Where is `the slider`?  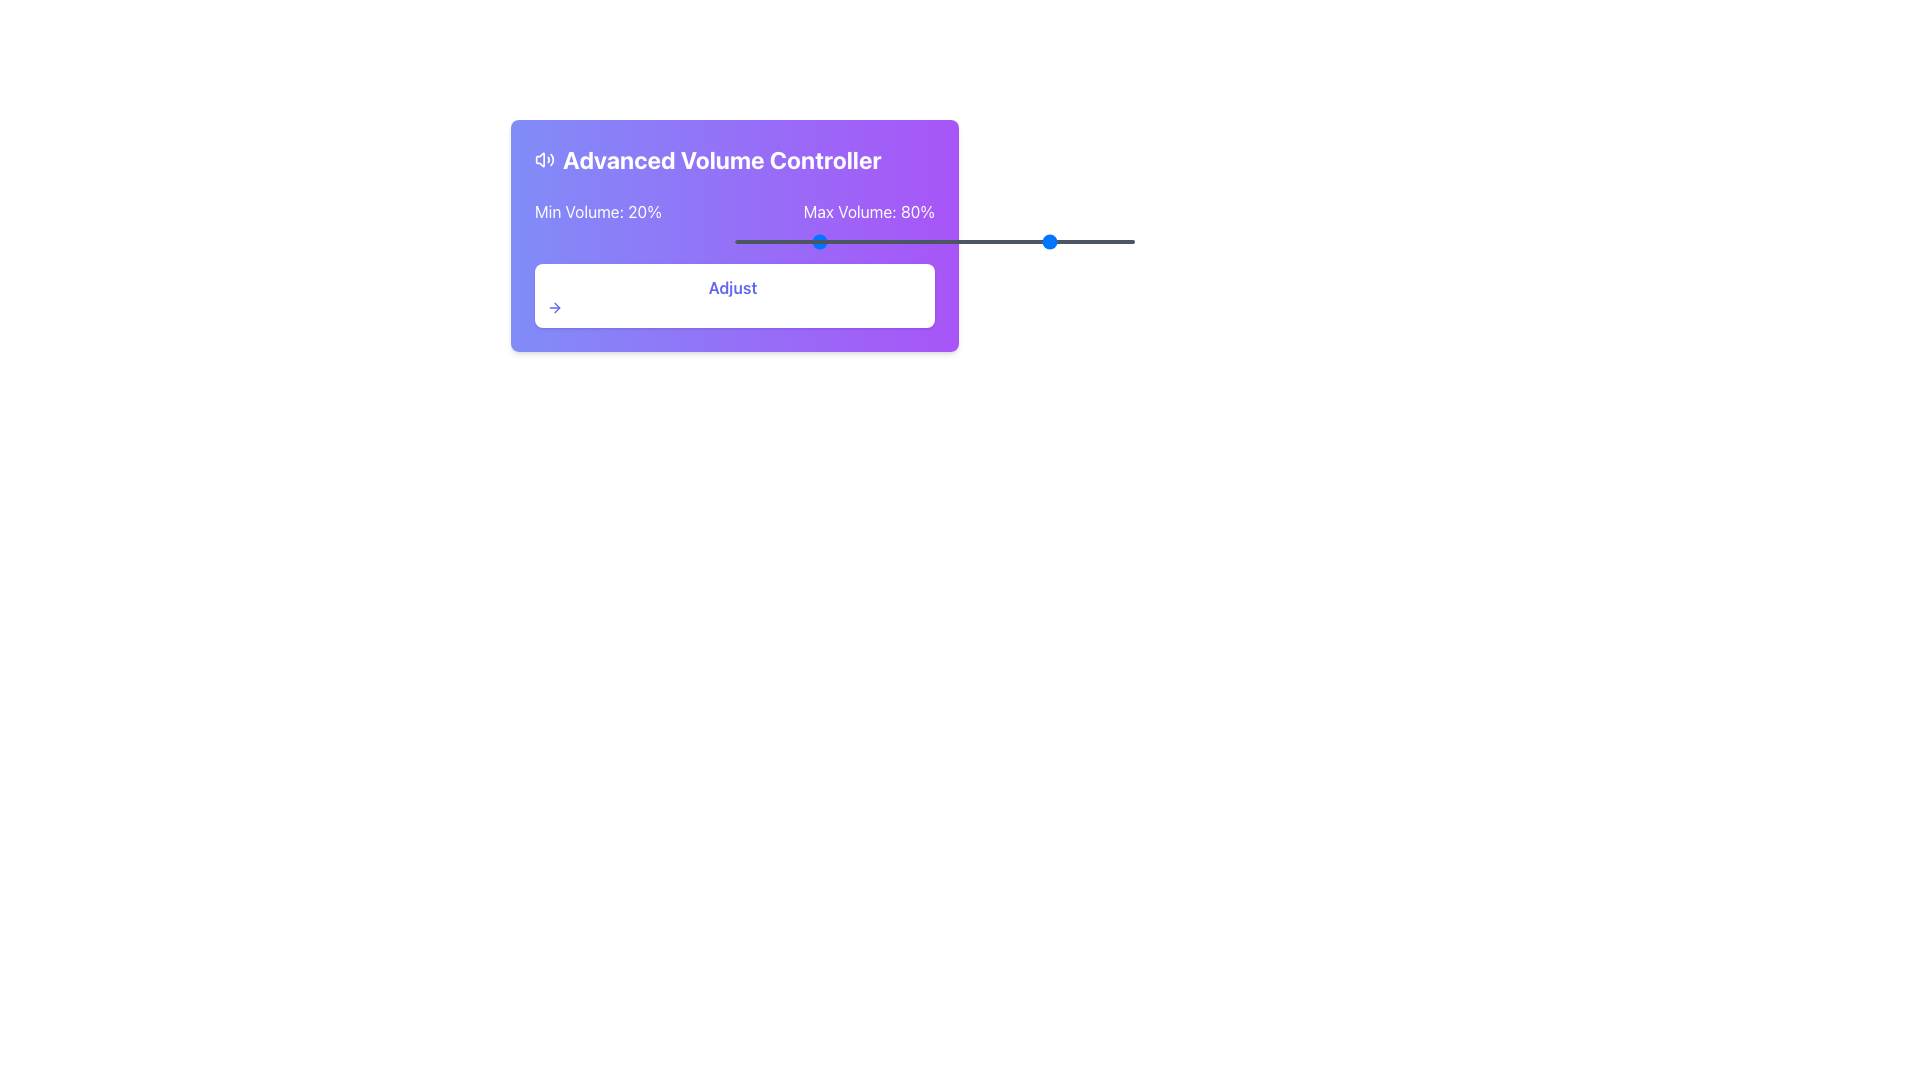 the slider is located at coordinates (901, 241).